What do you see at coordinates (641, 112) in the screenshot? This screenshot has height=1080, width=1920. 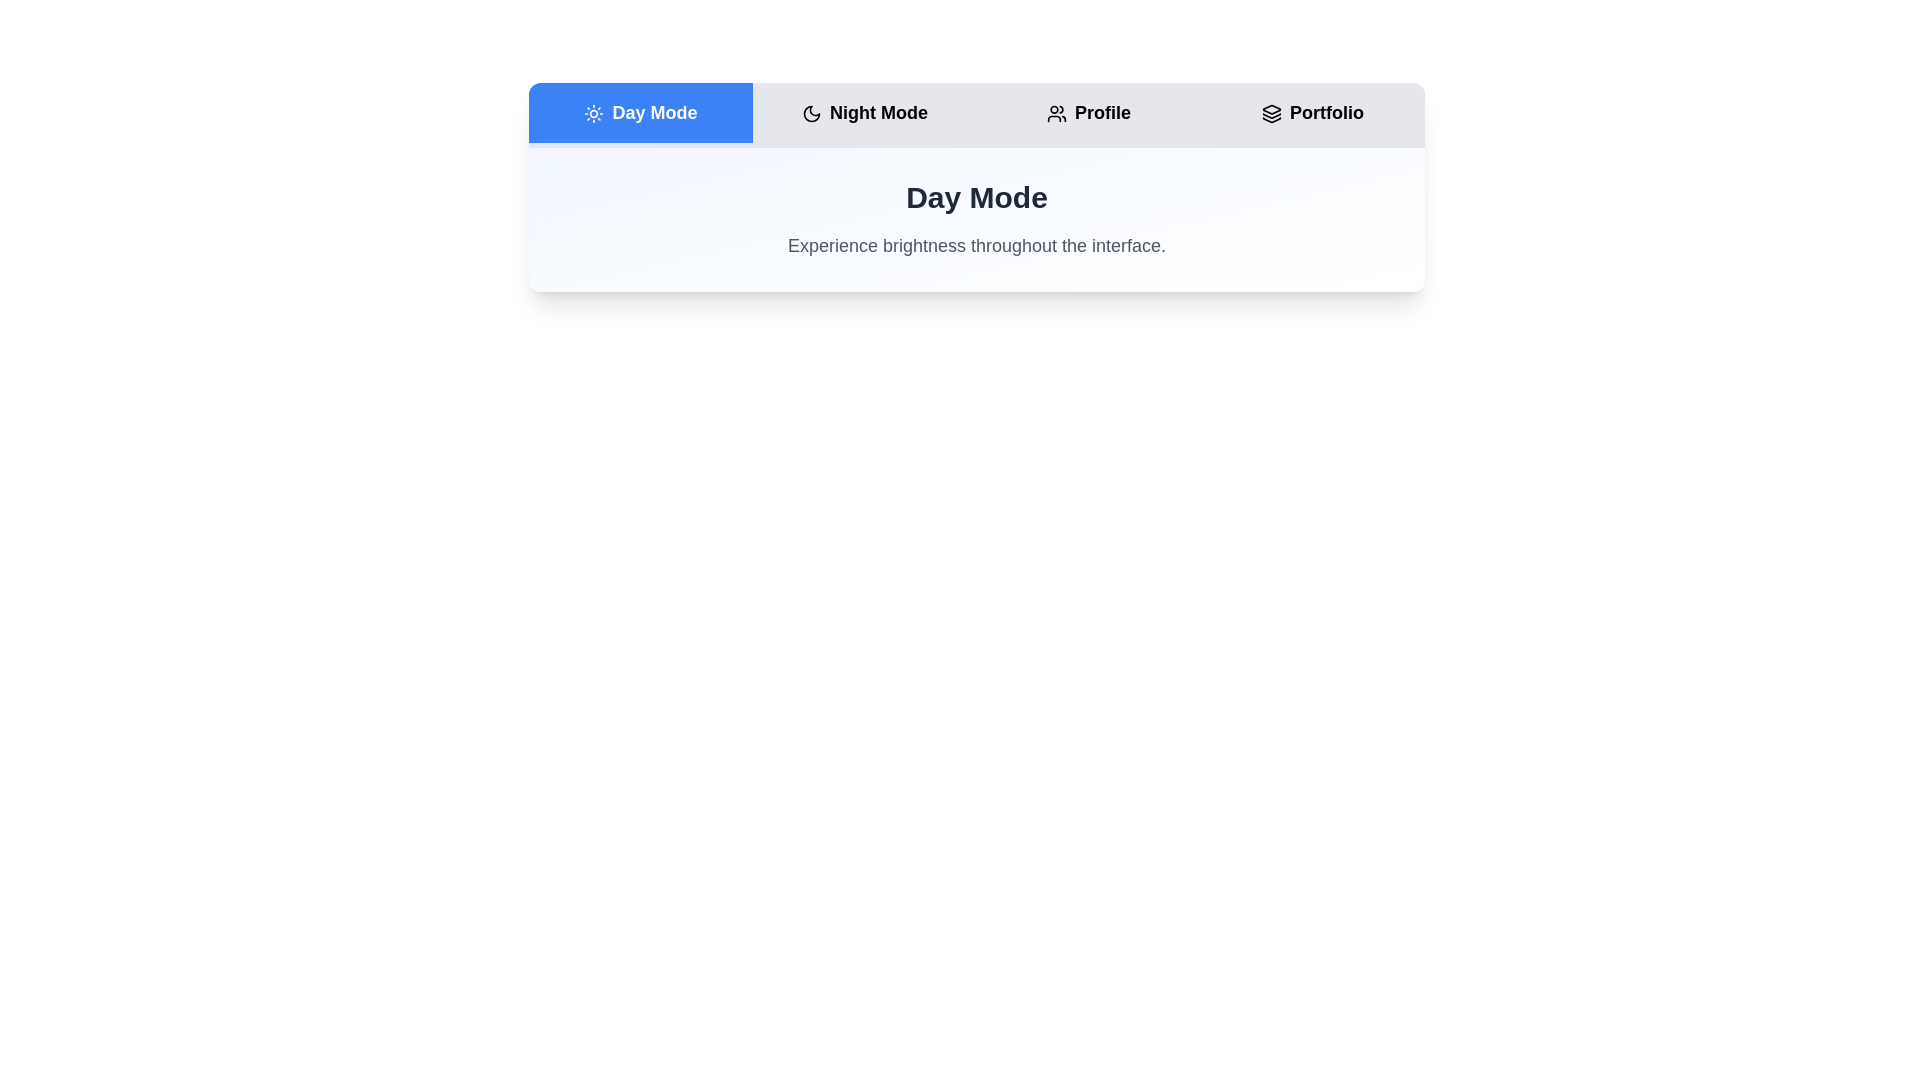 I see `the tab labeled Day Mode to observe its hover effect` at bounding box center [641, 112].